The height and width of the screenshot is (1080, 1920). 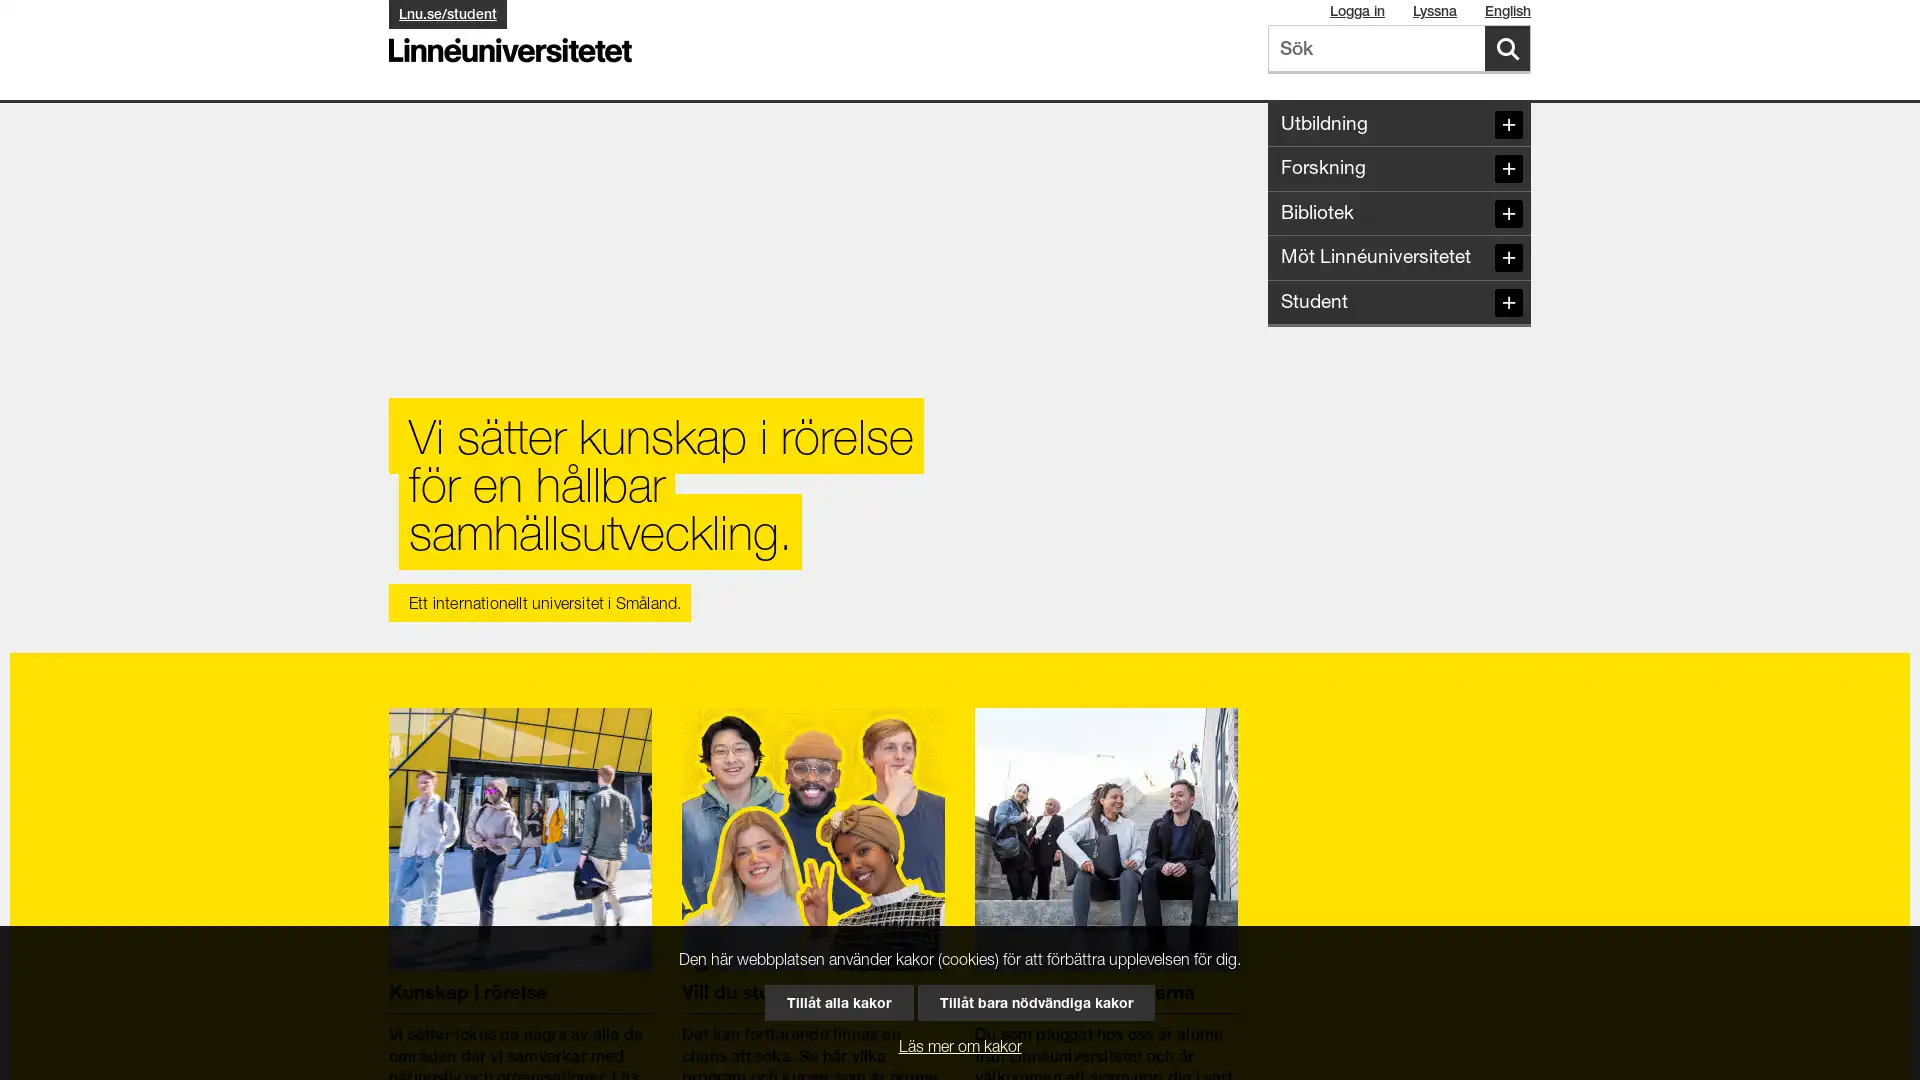 What do you see at coordinates (838, 1002) in the screenshot?
I see `Tillat alla kakor` at bounding box center [838, 1002].